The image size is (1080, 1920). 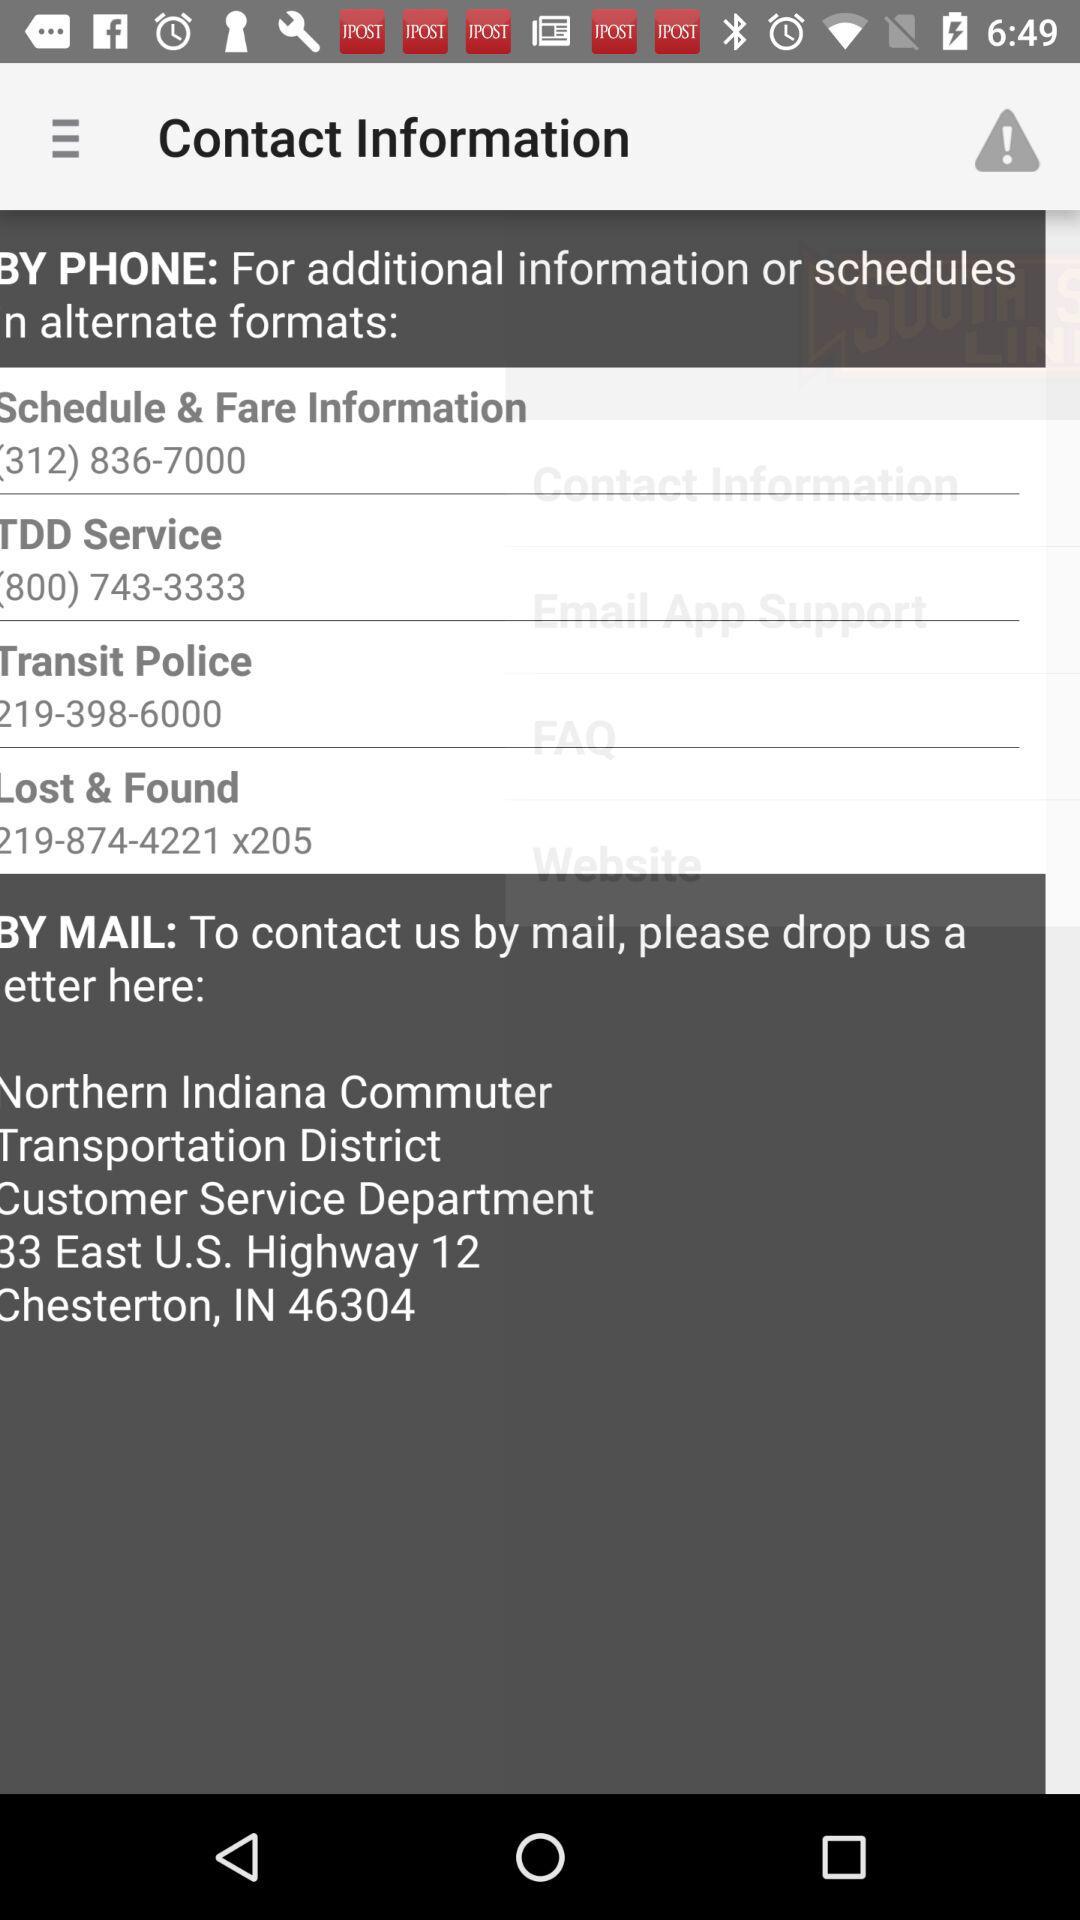 What do you see at coordinates (1017, 135) in the screenshot?
I see `item at the top right corner` at bounding box center [1017, 135].